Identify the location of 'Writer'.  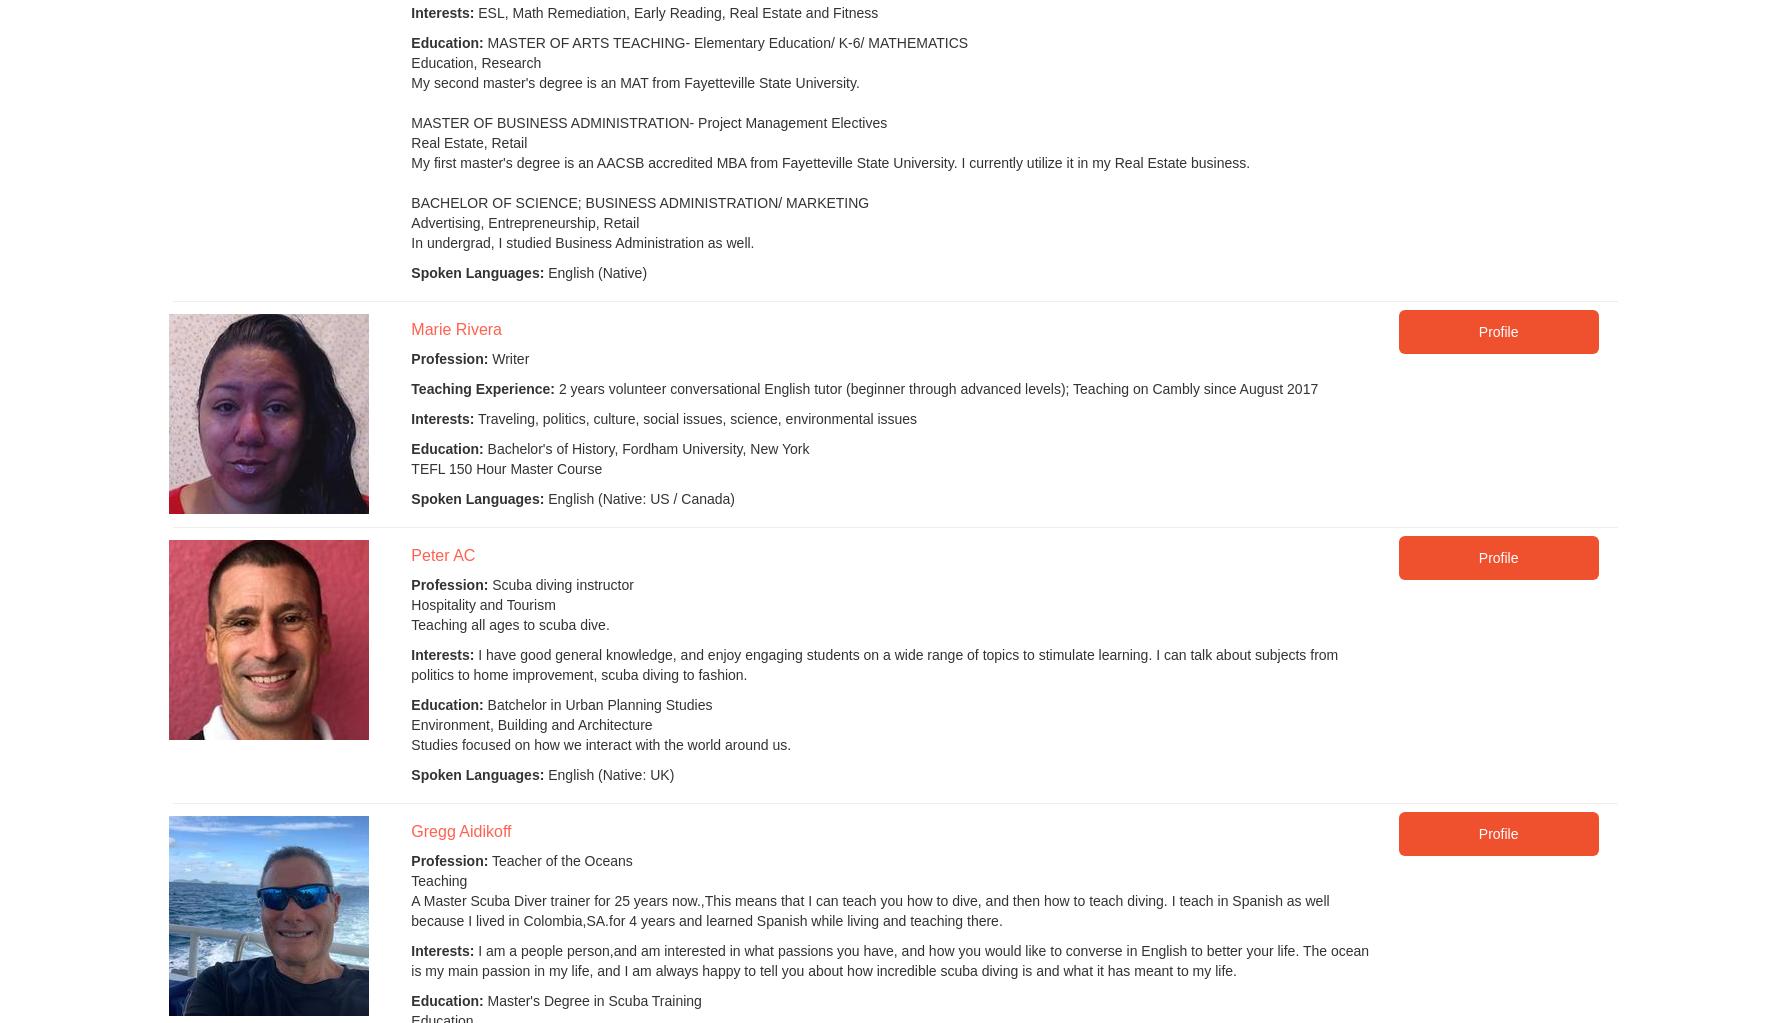
(507, 357).